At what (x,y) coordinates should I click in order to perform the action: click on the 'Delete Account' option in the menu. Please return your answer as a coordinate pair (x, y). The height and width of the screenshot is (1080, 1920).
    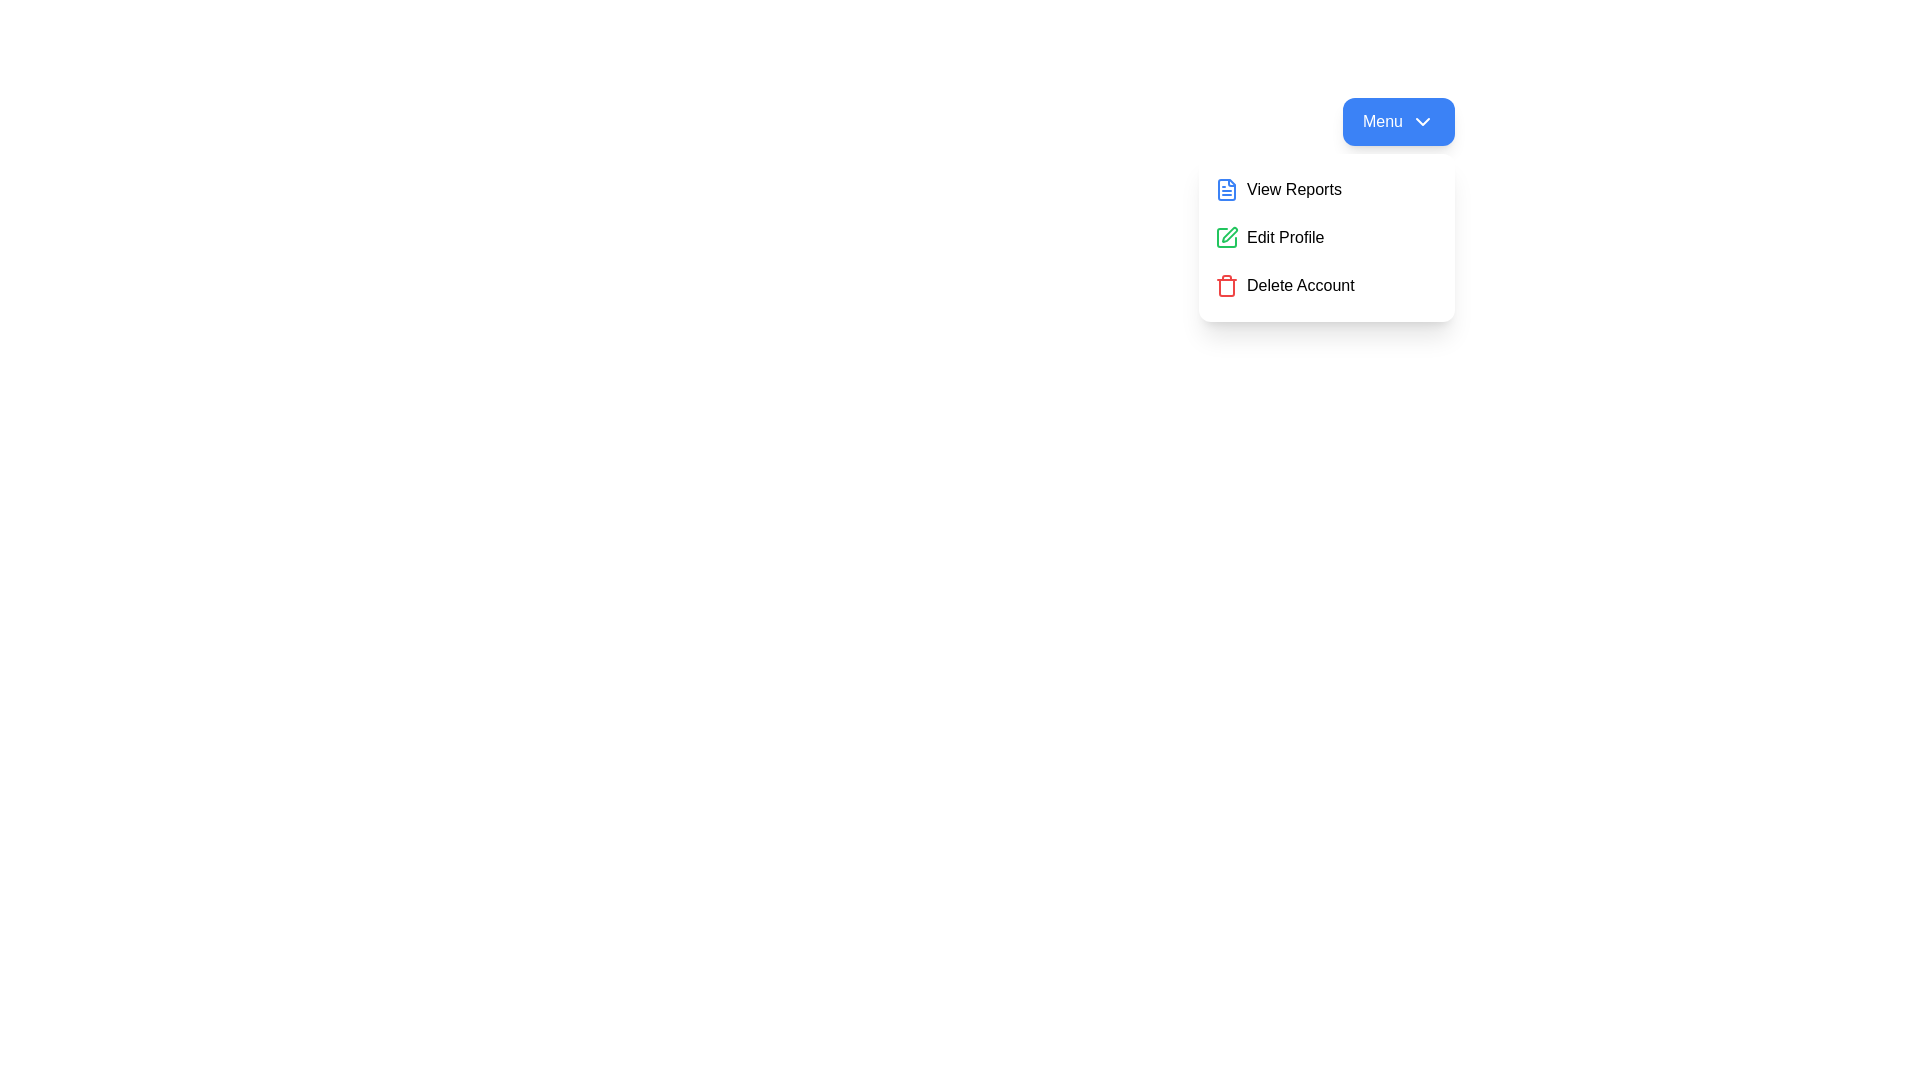
    Looking at the image, I should click on (1326, 285).